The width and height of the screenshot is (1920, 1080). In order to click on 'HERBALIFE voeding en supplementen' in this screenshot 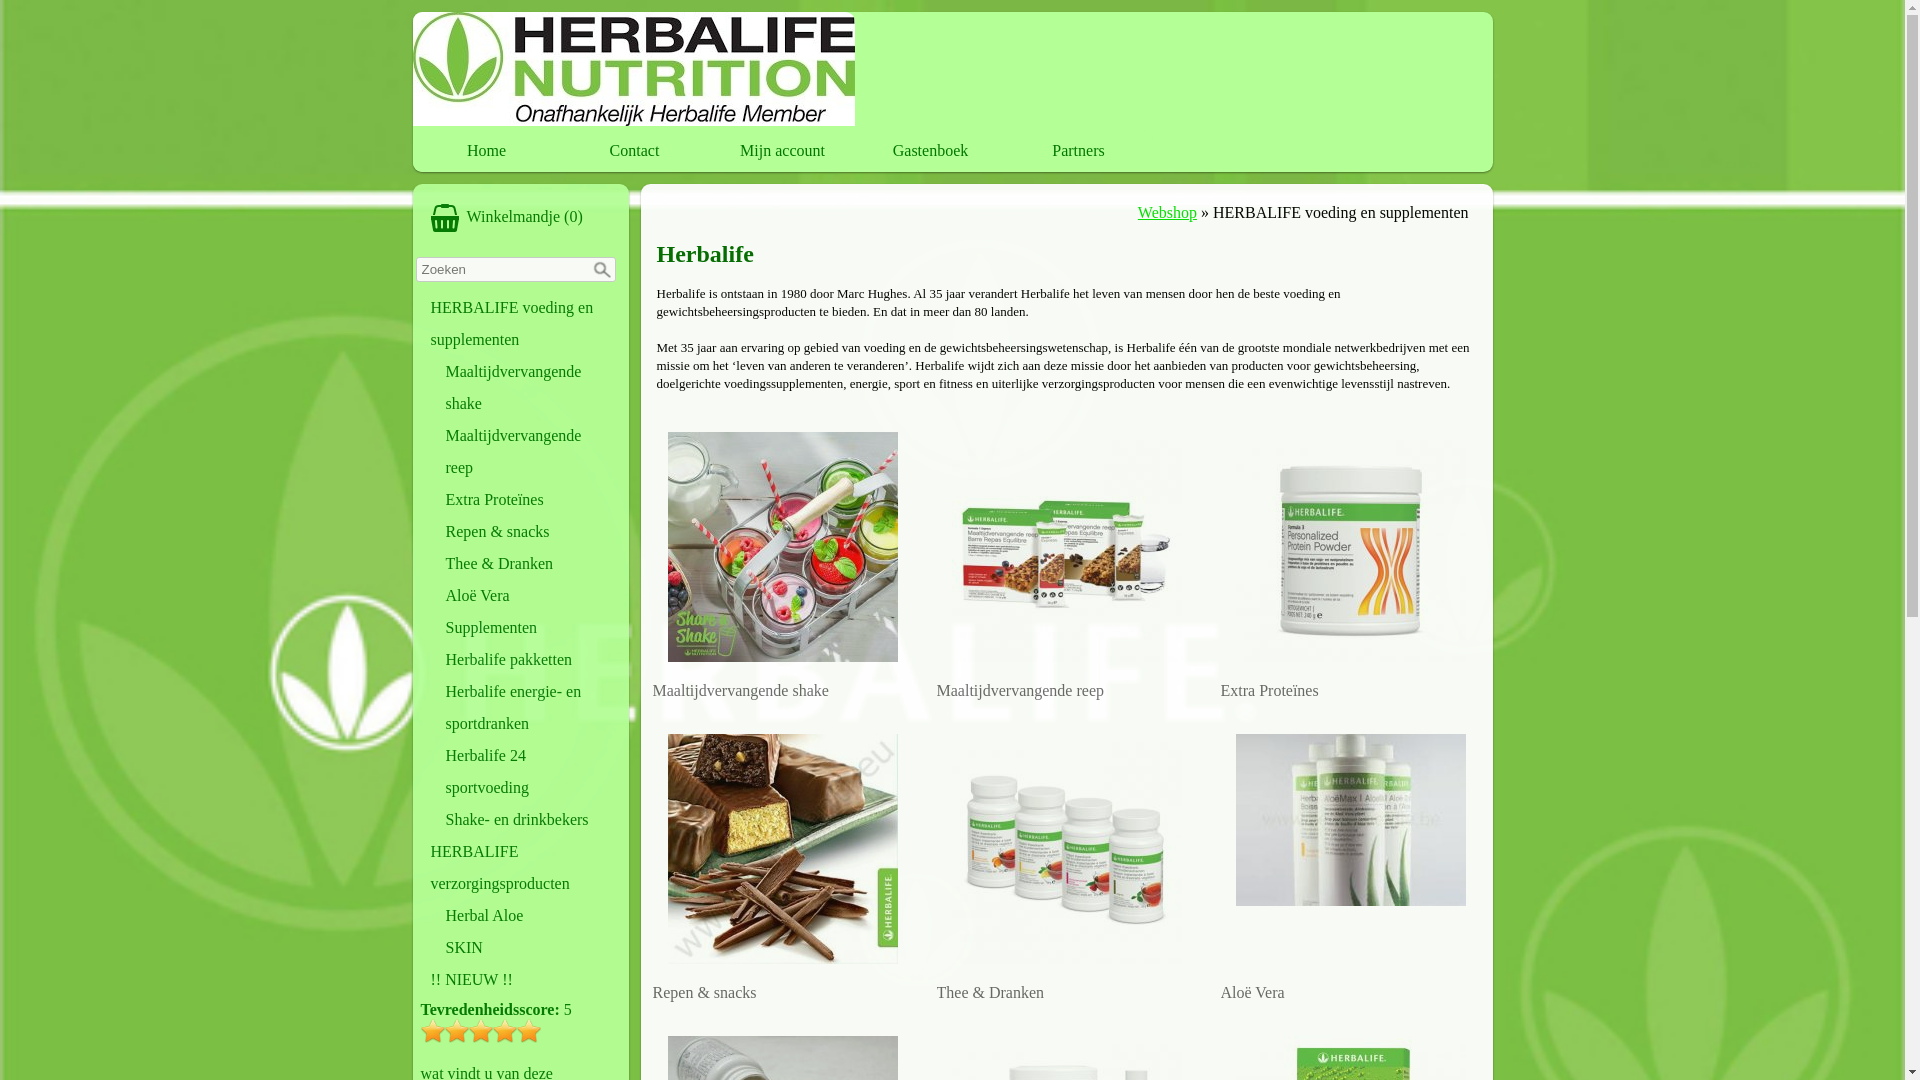, I will do `click(521, 323)`.